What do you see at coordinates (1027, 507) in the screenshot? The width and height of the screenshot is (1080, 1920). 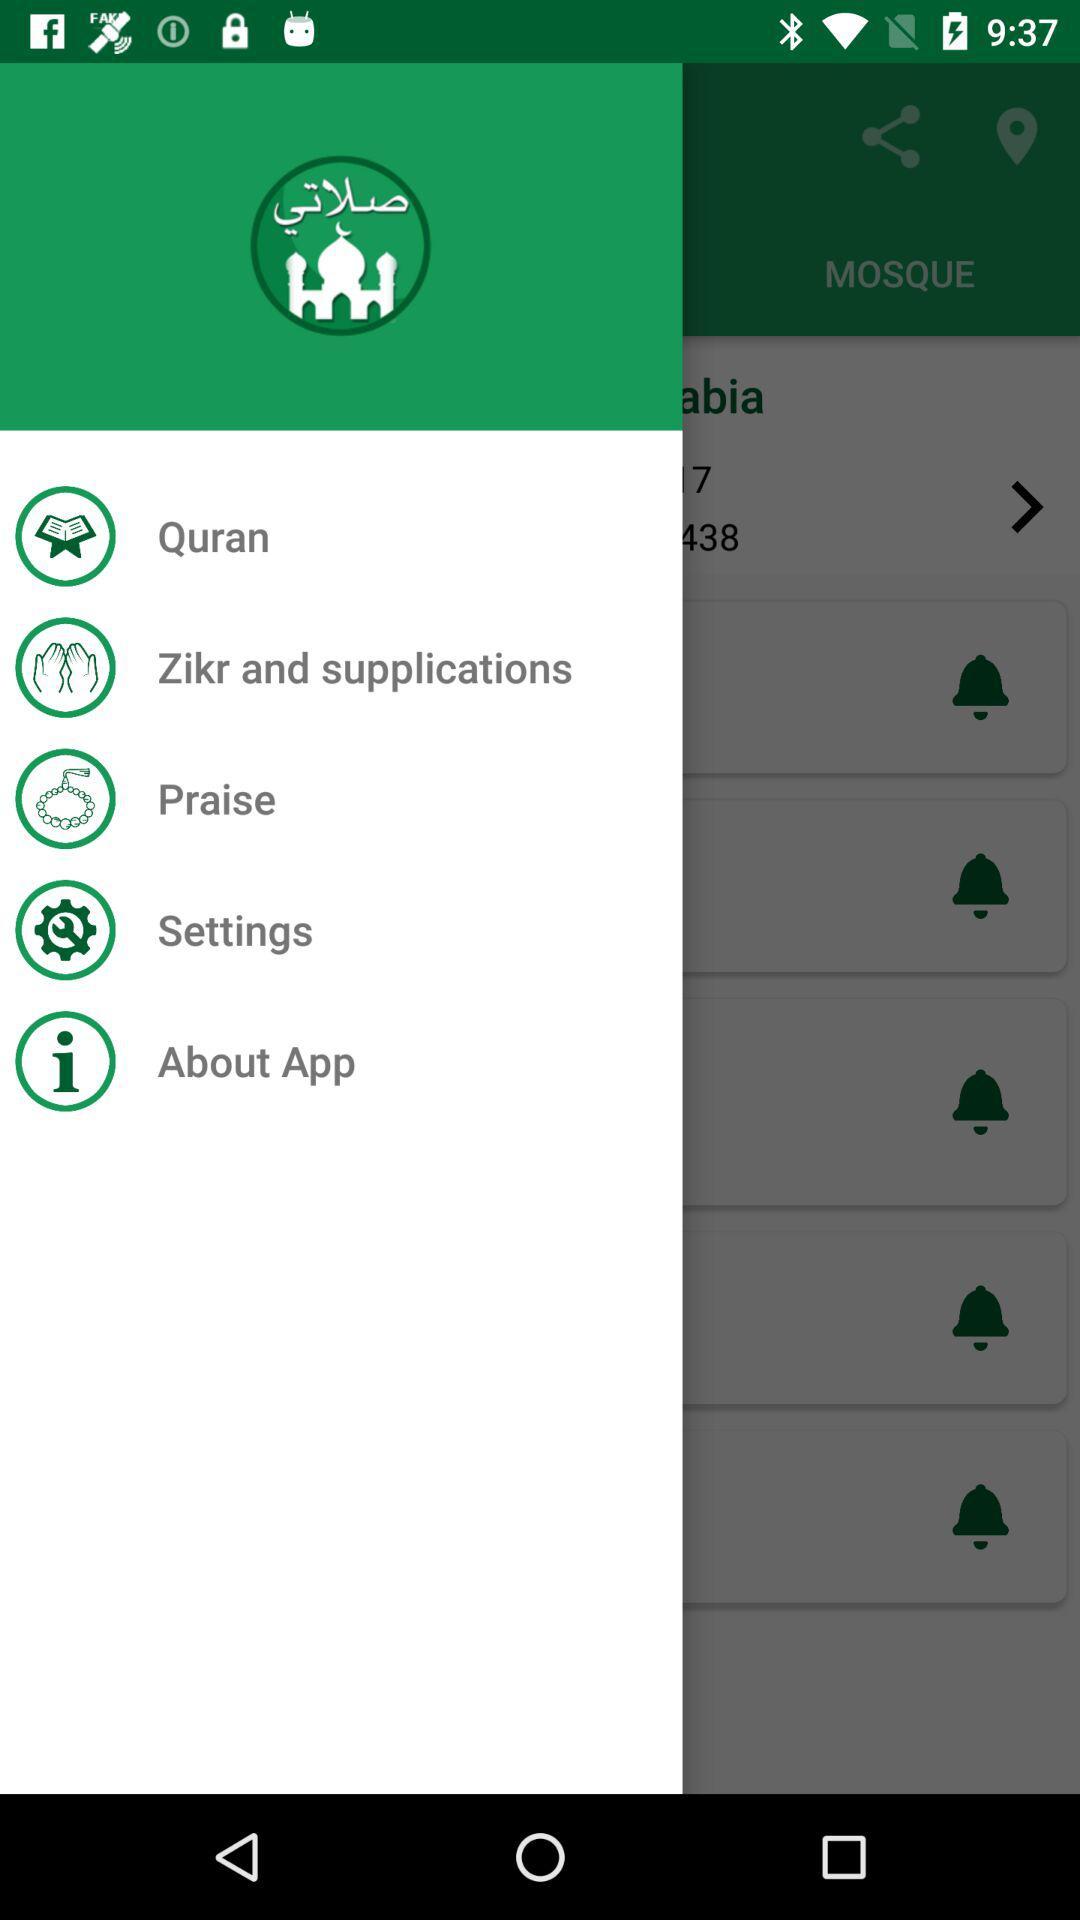 I see `the arrow_forward icon` at bounding box center [1027, 507].